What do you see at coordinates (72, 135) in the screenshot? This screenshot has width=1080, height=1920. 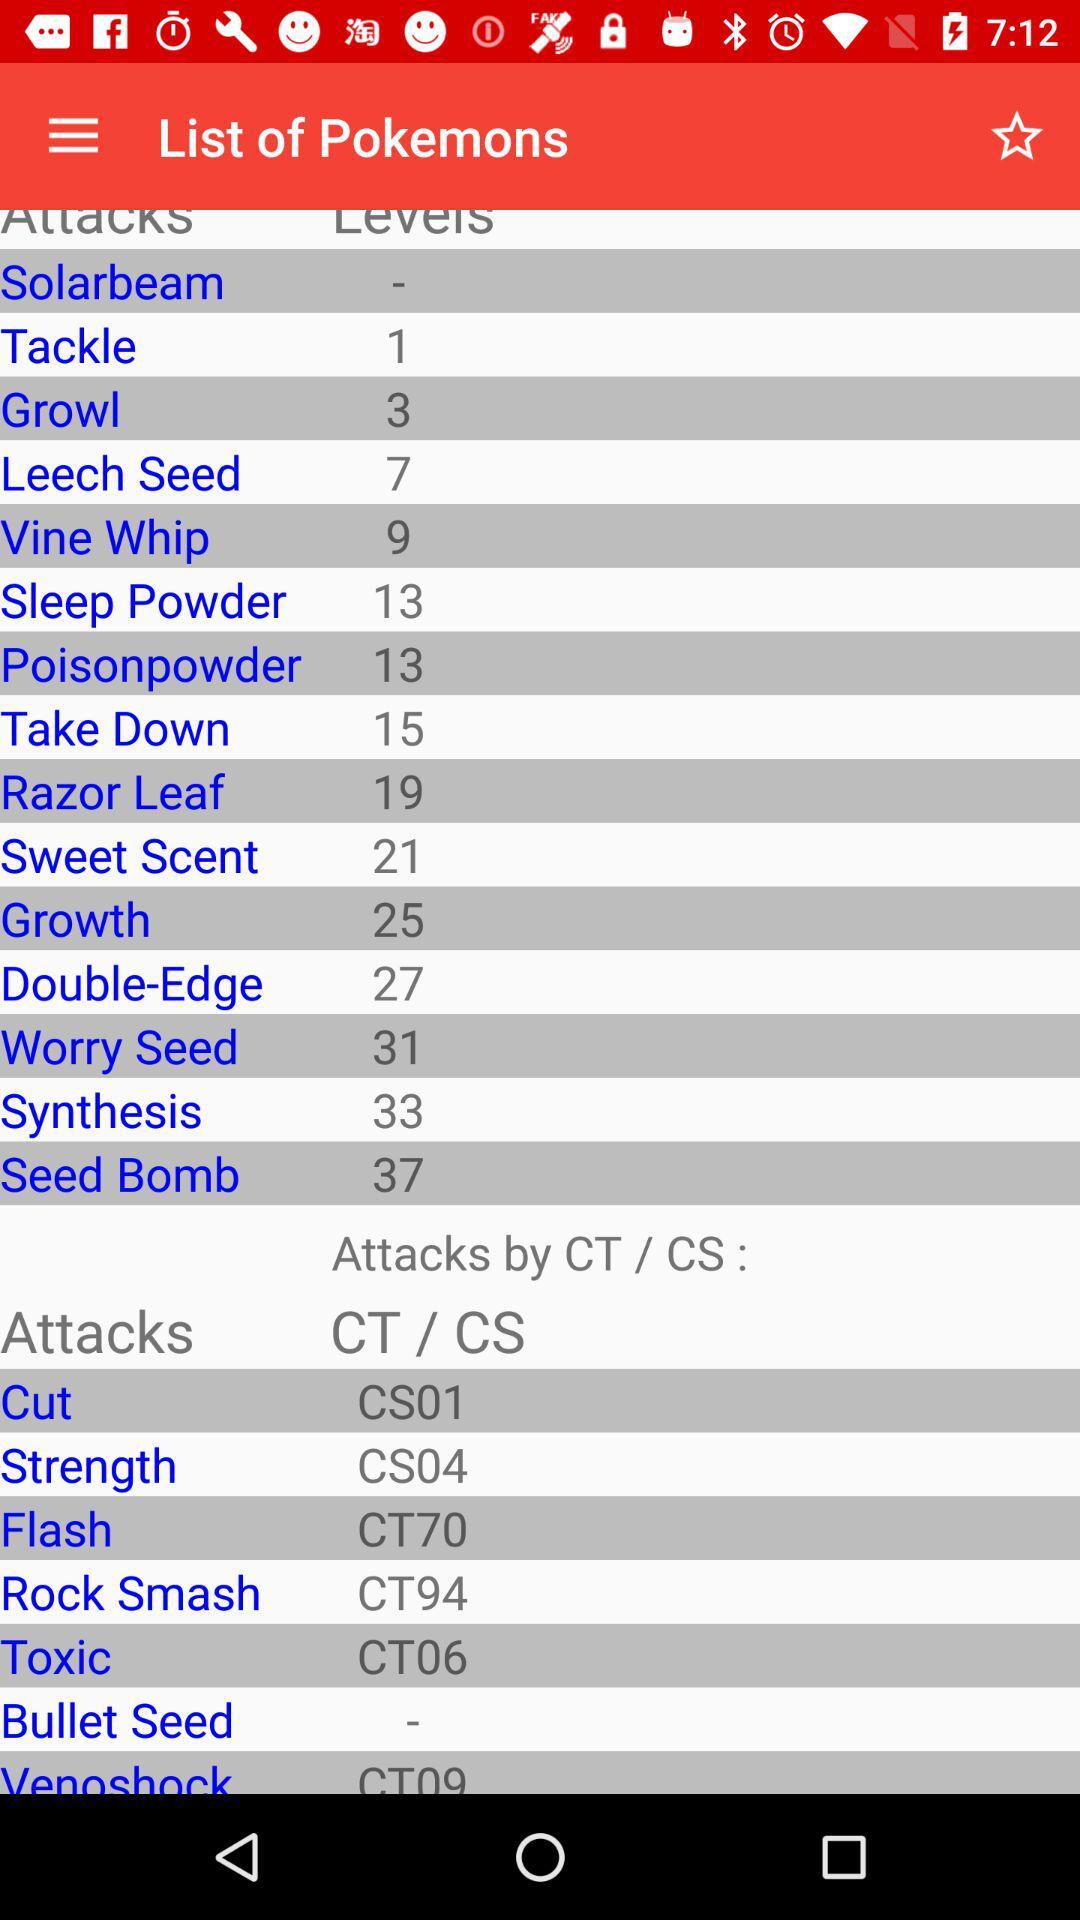 I see `app next to the list of pokemons app` at bounding box center [72, 135].